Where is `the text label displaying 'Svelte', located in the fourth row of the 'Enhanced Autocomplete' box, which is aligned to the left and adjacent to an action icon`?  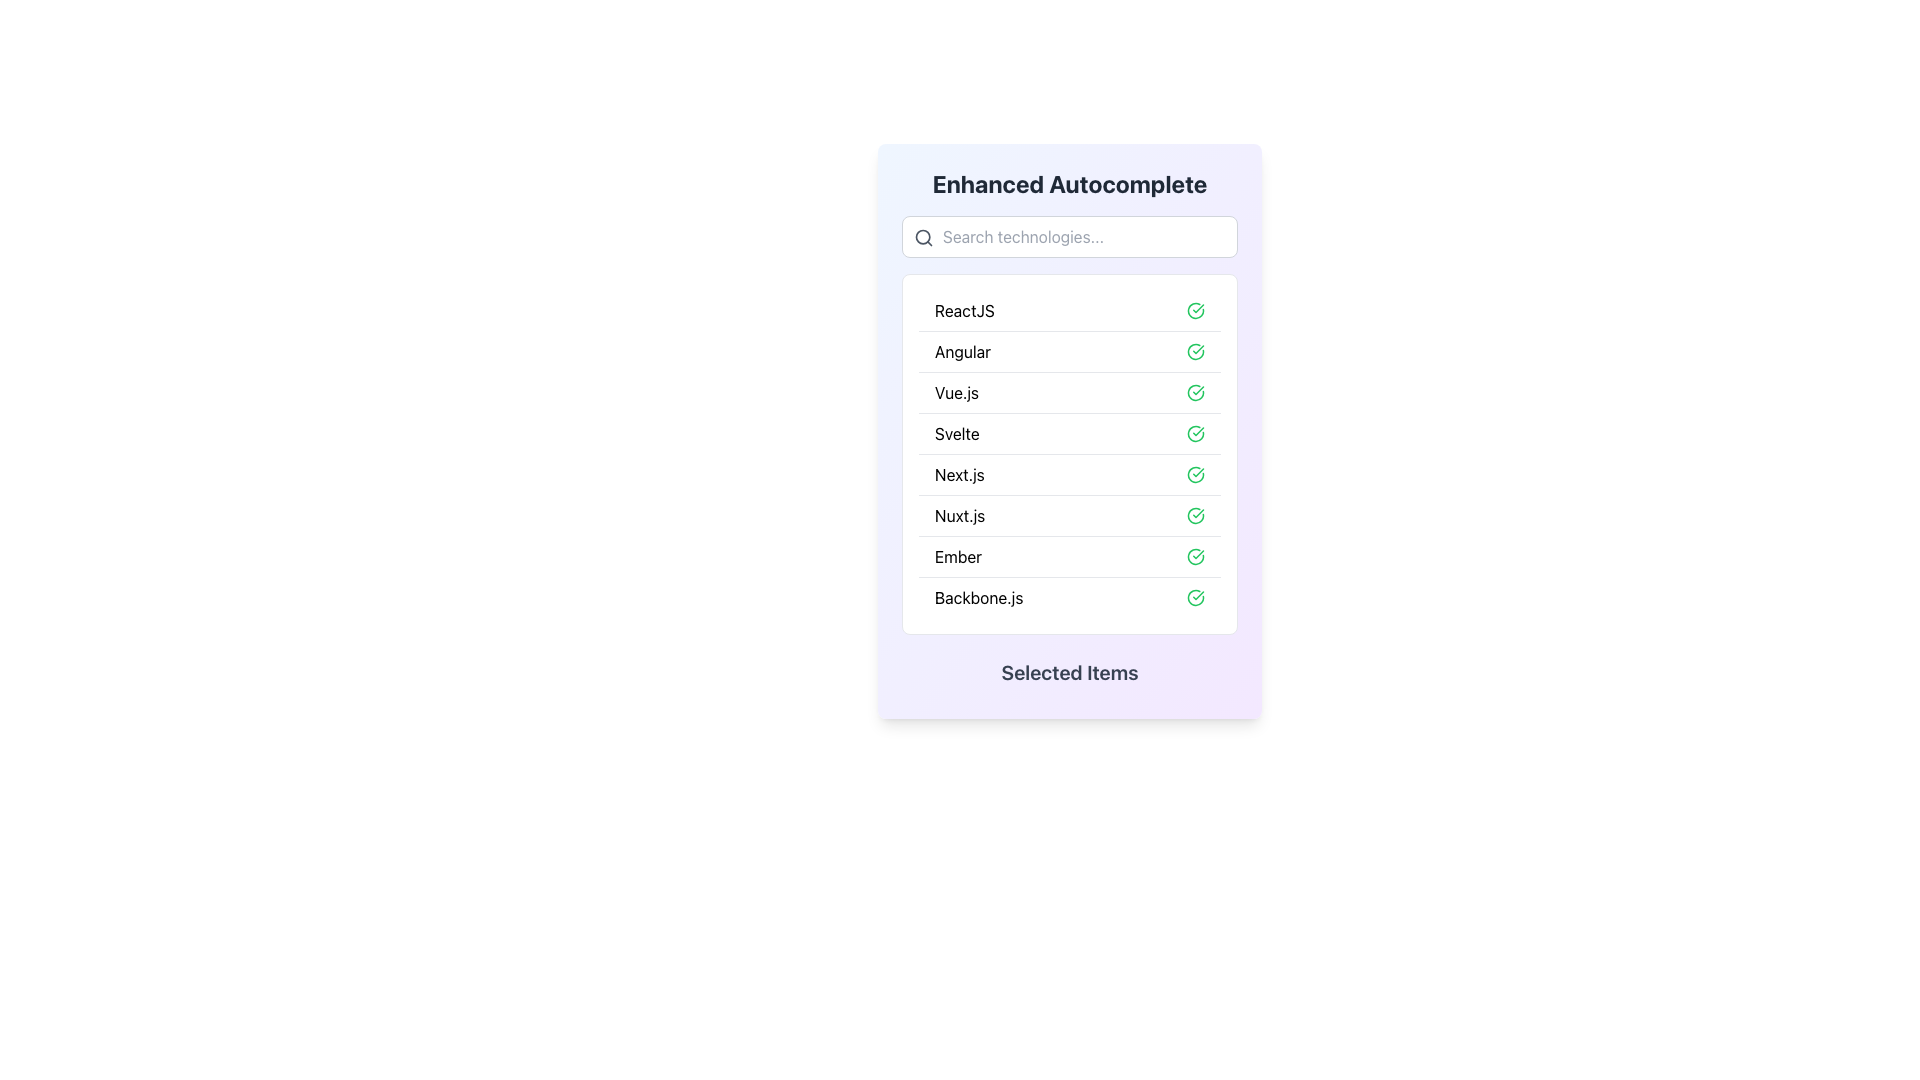 the text label displaying 'Svelte', located in the fourth row of the 'Enhanced Autocomplete' box, which is aligned to the left and adjacent to an action icon is located at coordinates (956, 433).